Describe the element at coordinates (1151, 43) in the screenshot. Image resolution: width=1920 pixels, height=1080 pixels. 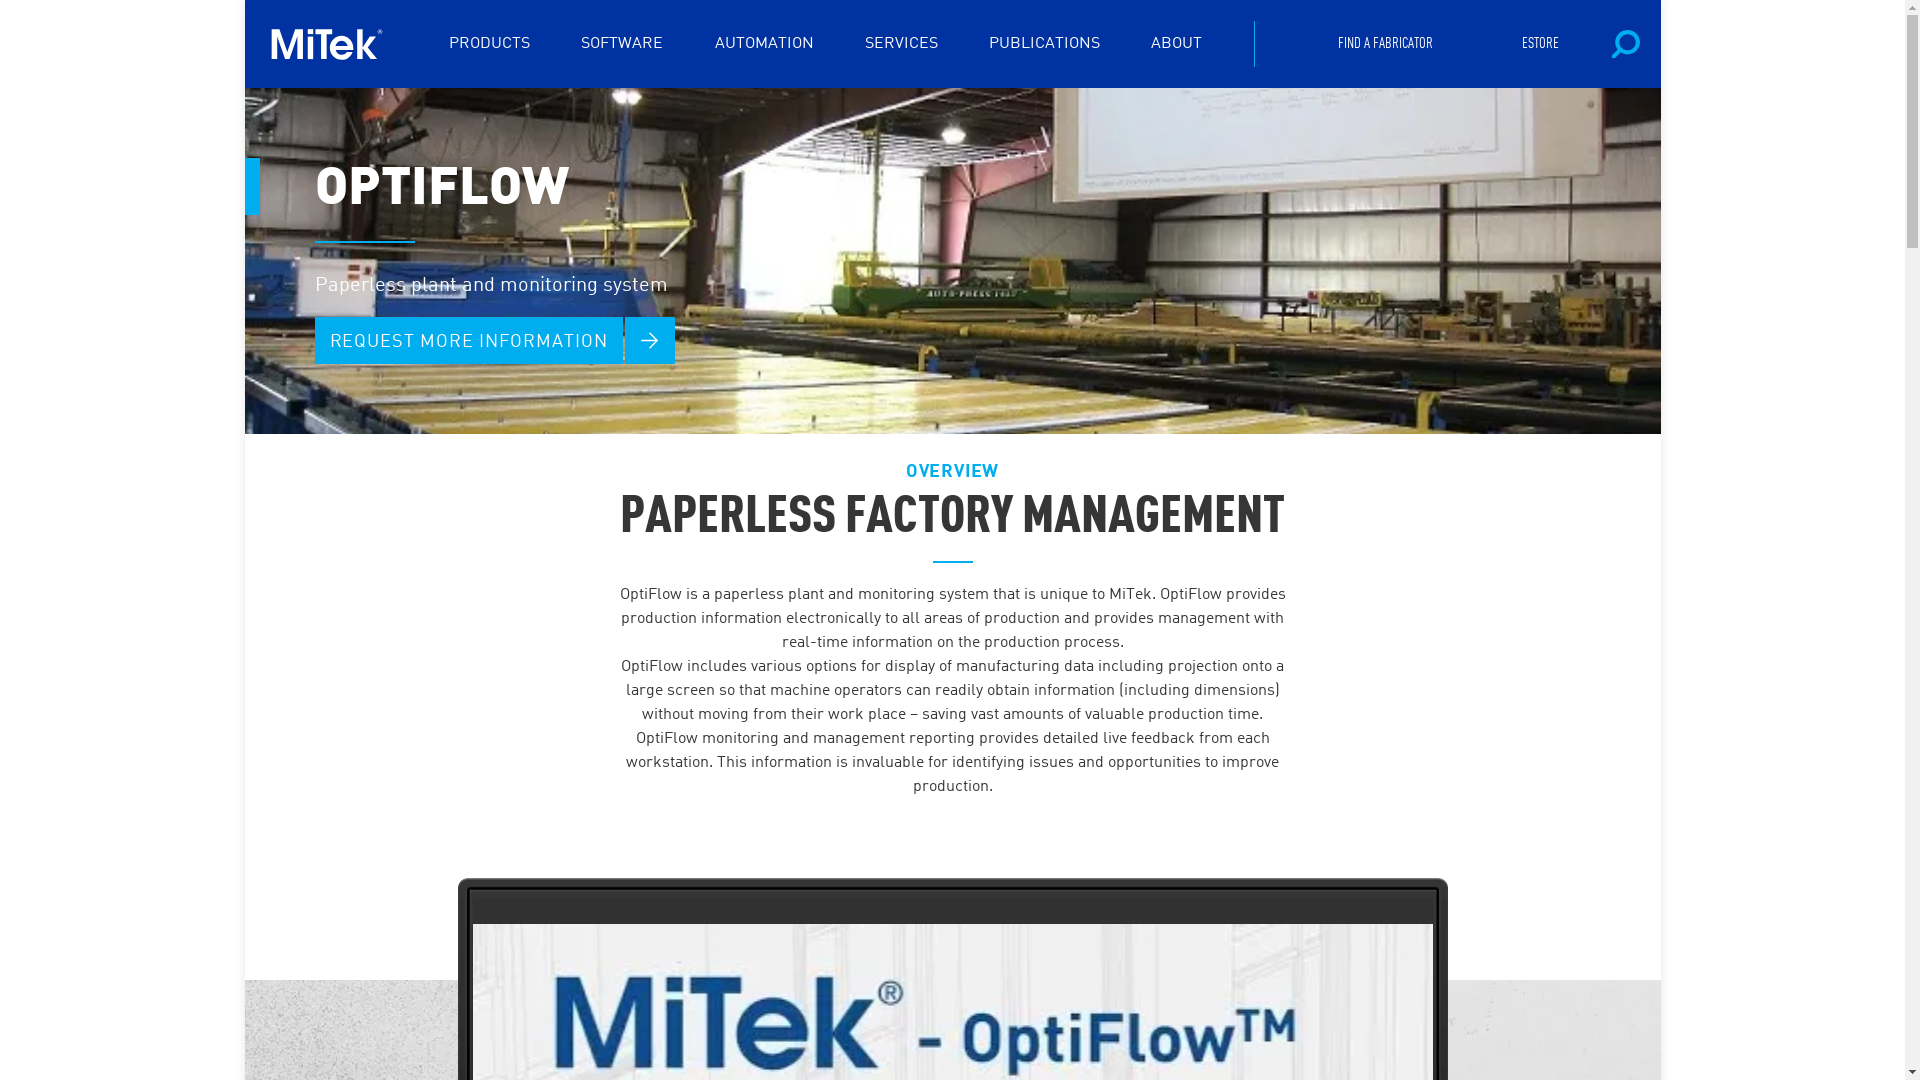
I see `'ABOUT'` at that location.